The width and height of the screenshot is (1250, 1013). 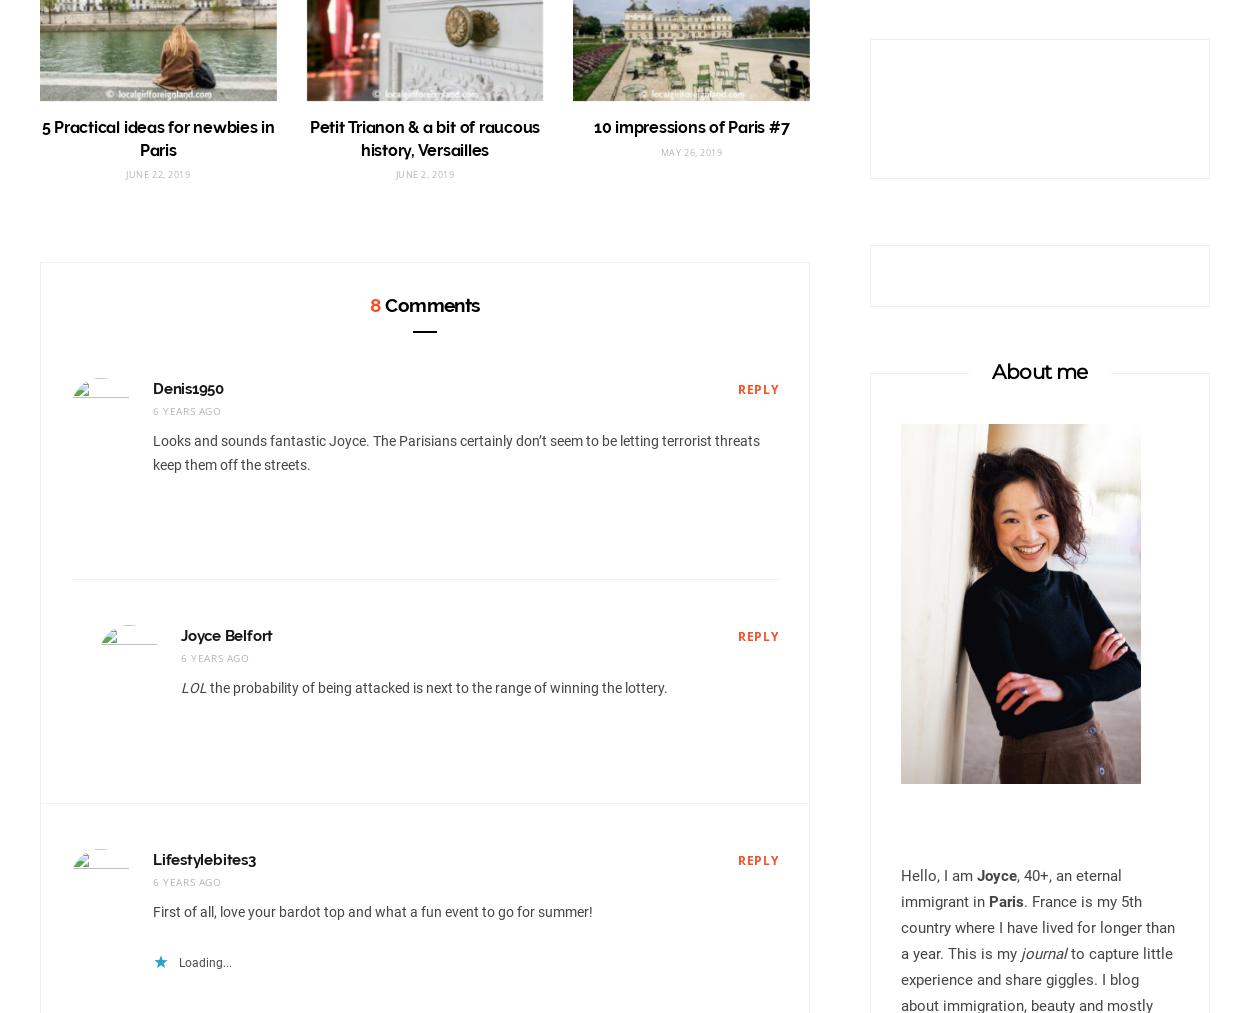 I want to click on '8', so click(x=375, y=303).